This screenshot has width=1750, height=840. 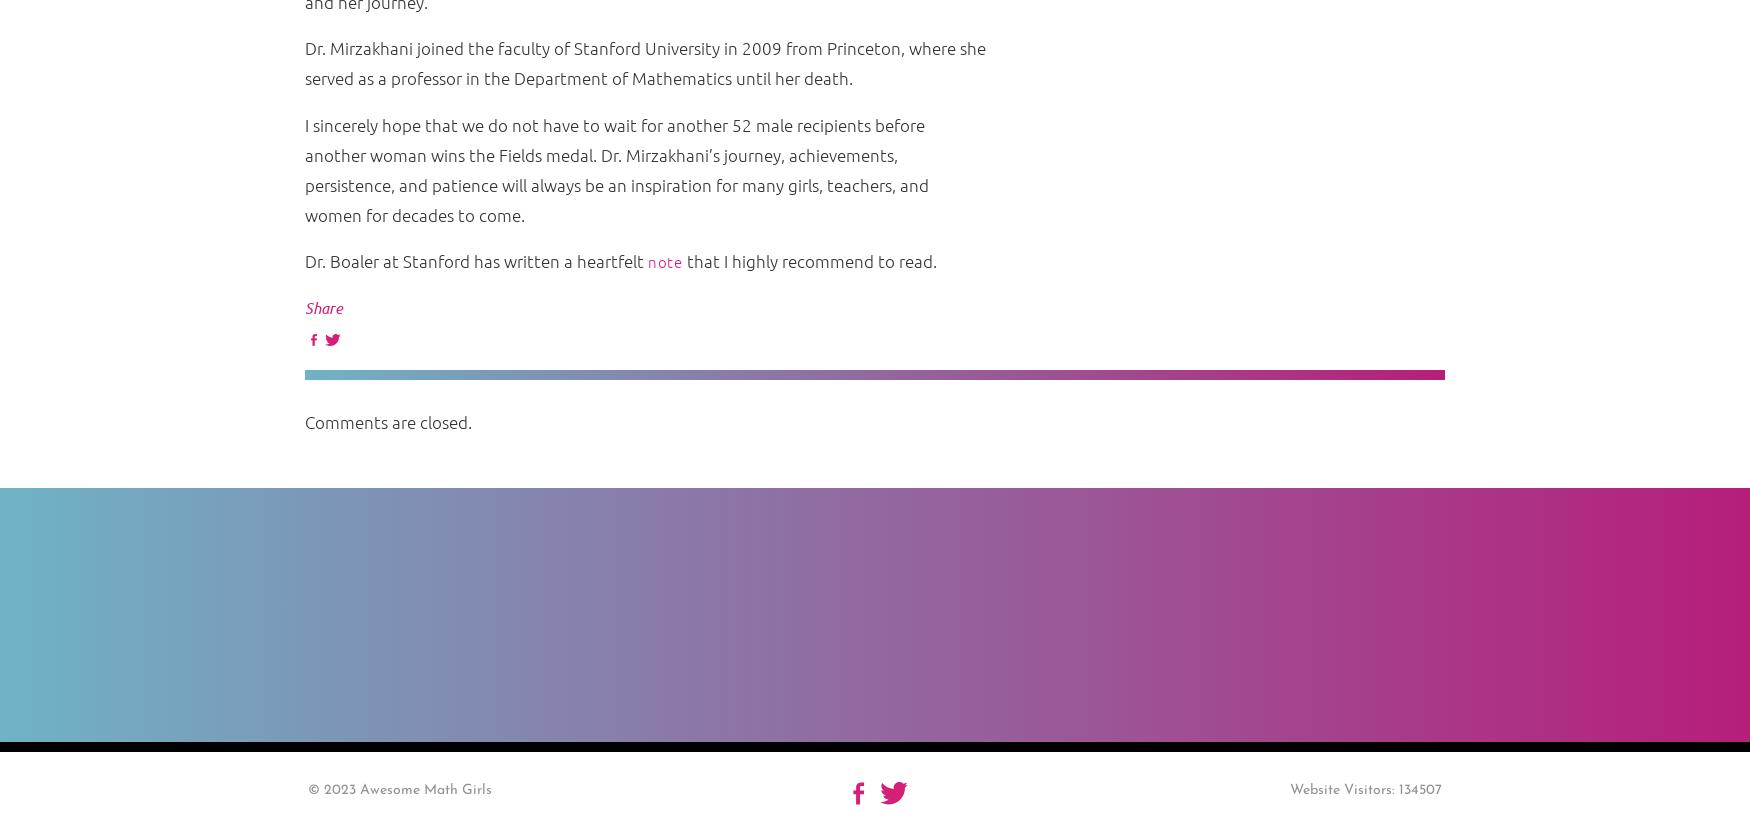 I want to click on 'Share', so click(x=323, y=307).